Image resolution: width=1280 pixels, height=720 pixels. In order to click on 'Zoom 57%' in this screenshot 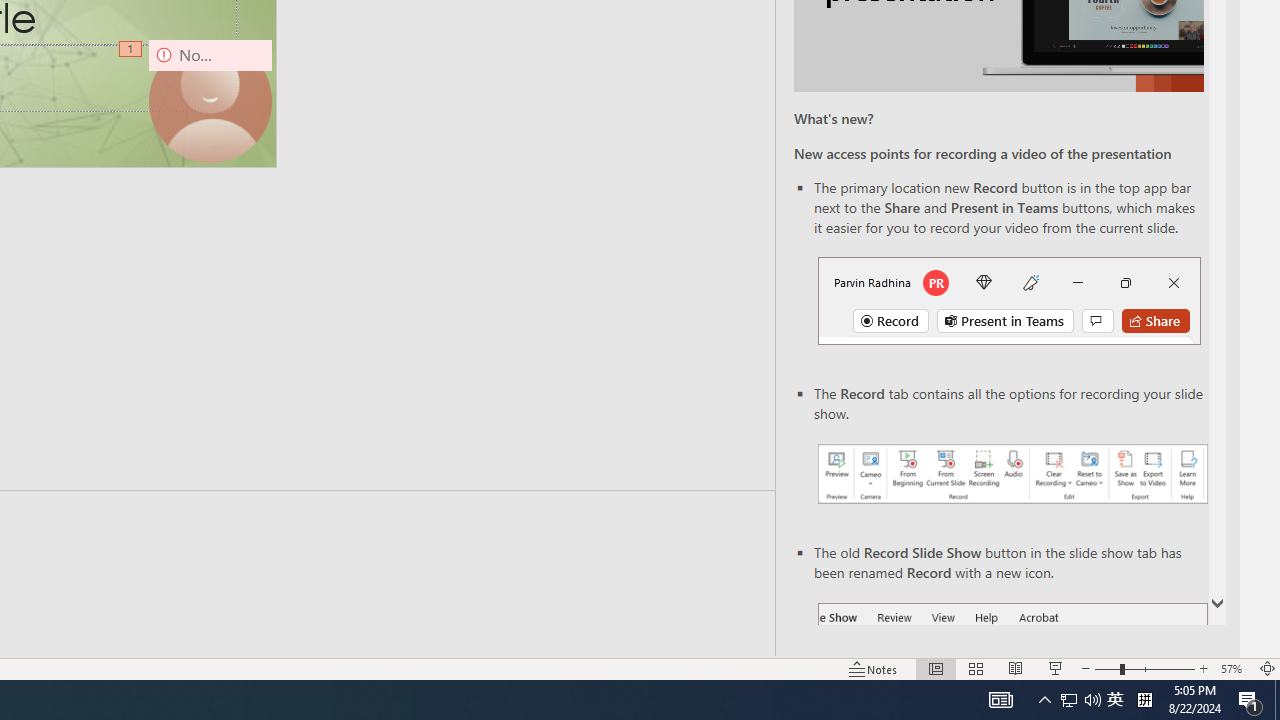, I will do `click(1233, 669)`.